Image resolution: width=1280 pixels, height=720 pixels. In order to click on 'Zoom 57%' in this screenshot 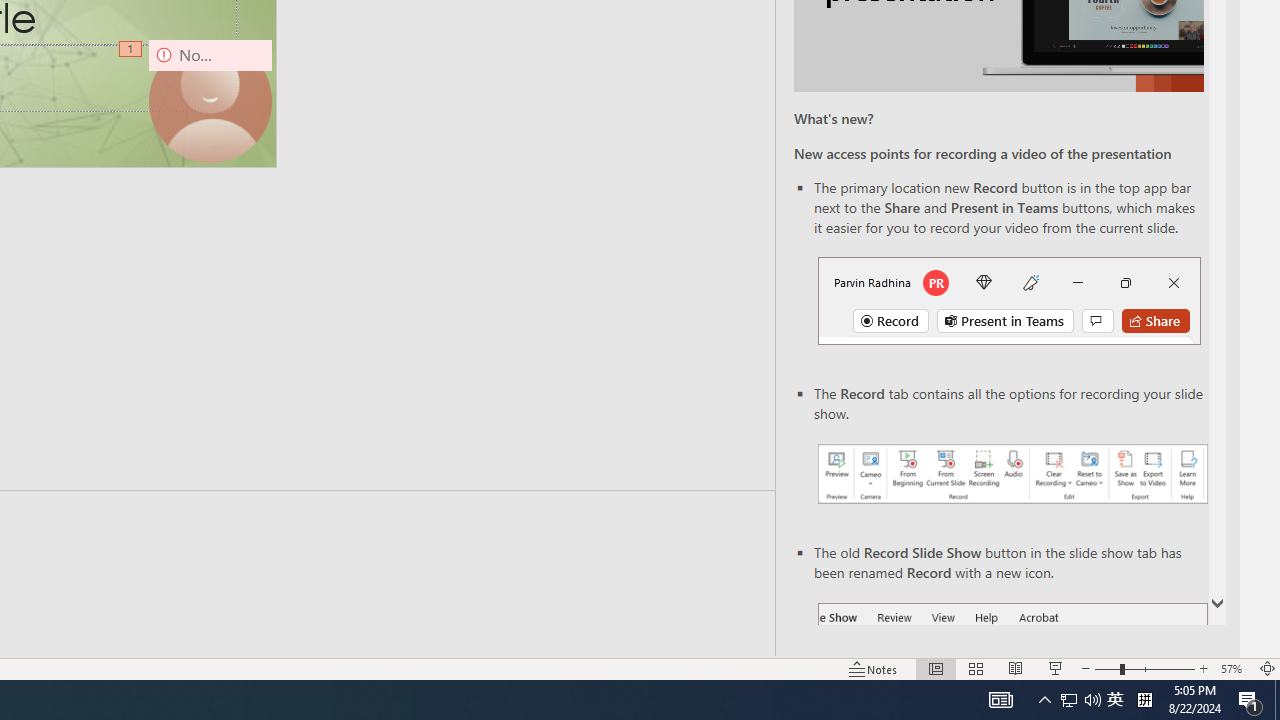, I will do `click(1233, 669)`.